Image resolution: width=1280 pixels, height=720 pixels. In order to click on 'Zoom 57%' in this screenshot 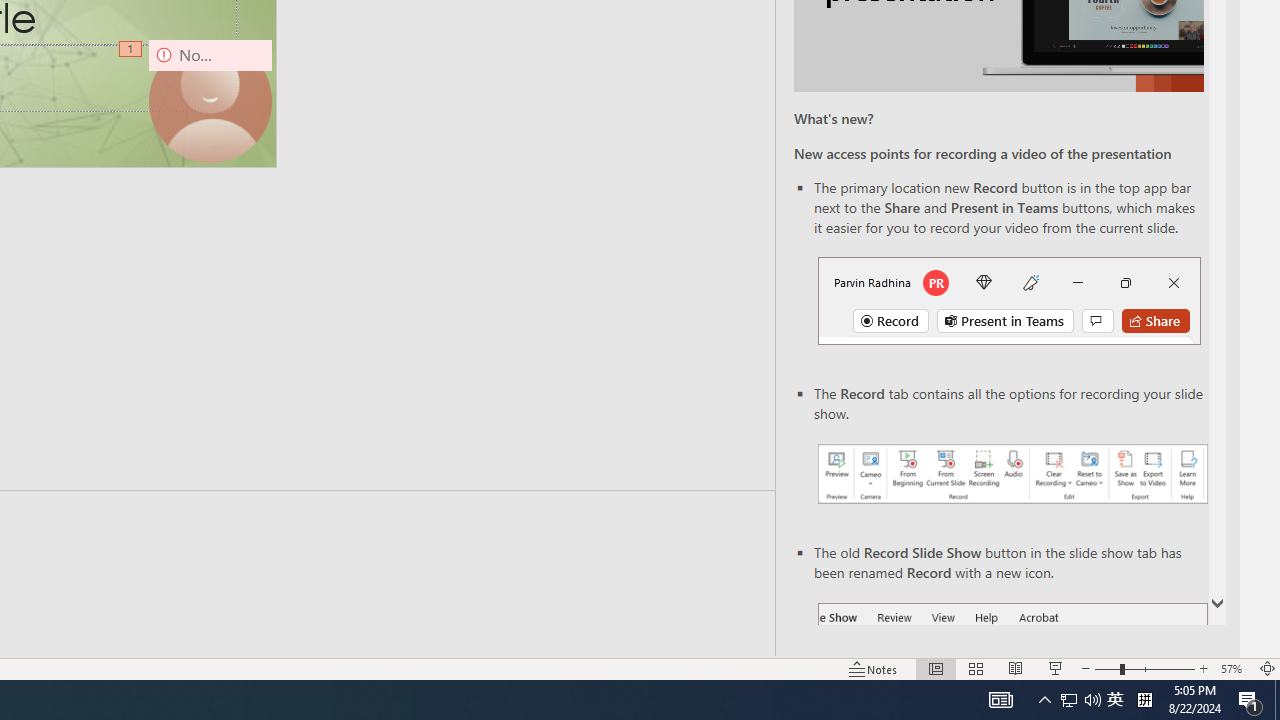, I will do `click(1233, 669)`.